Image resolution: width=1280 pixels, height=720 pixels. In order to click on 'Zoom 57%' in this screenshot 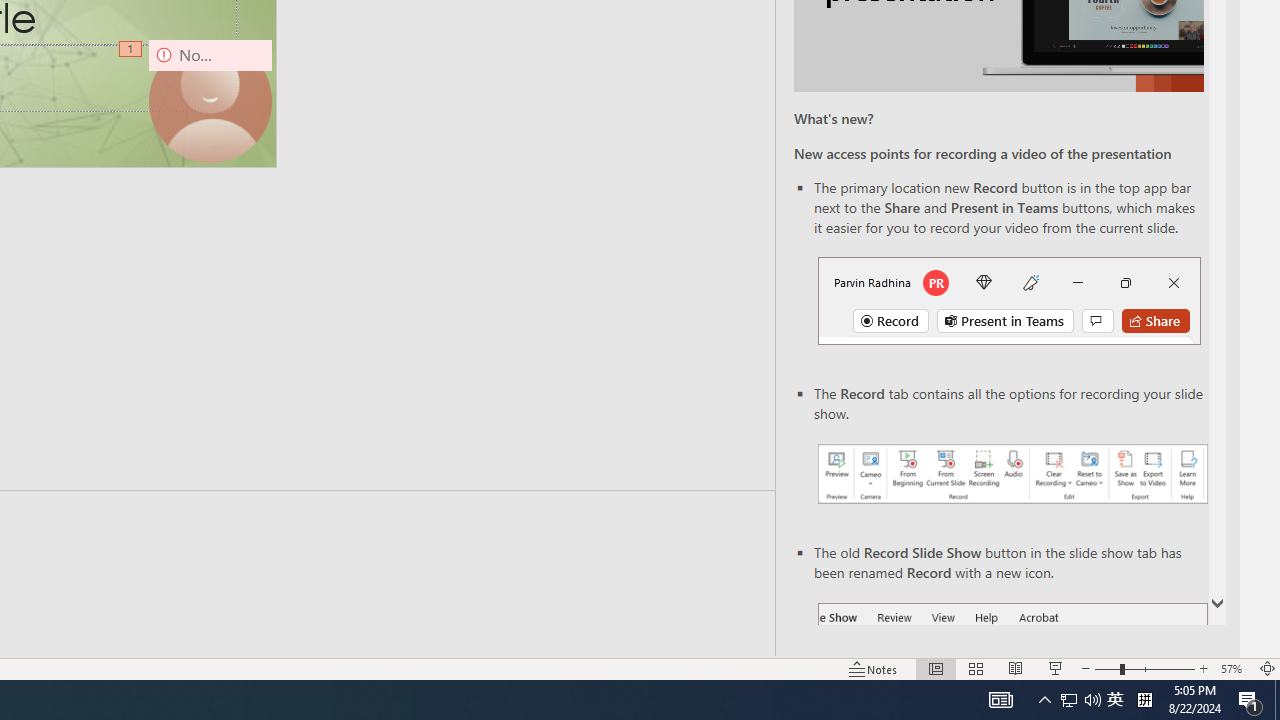, I will do `click(1233, 669)`.